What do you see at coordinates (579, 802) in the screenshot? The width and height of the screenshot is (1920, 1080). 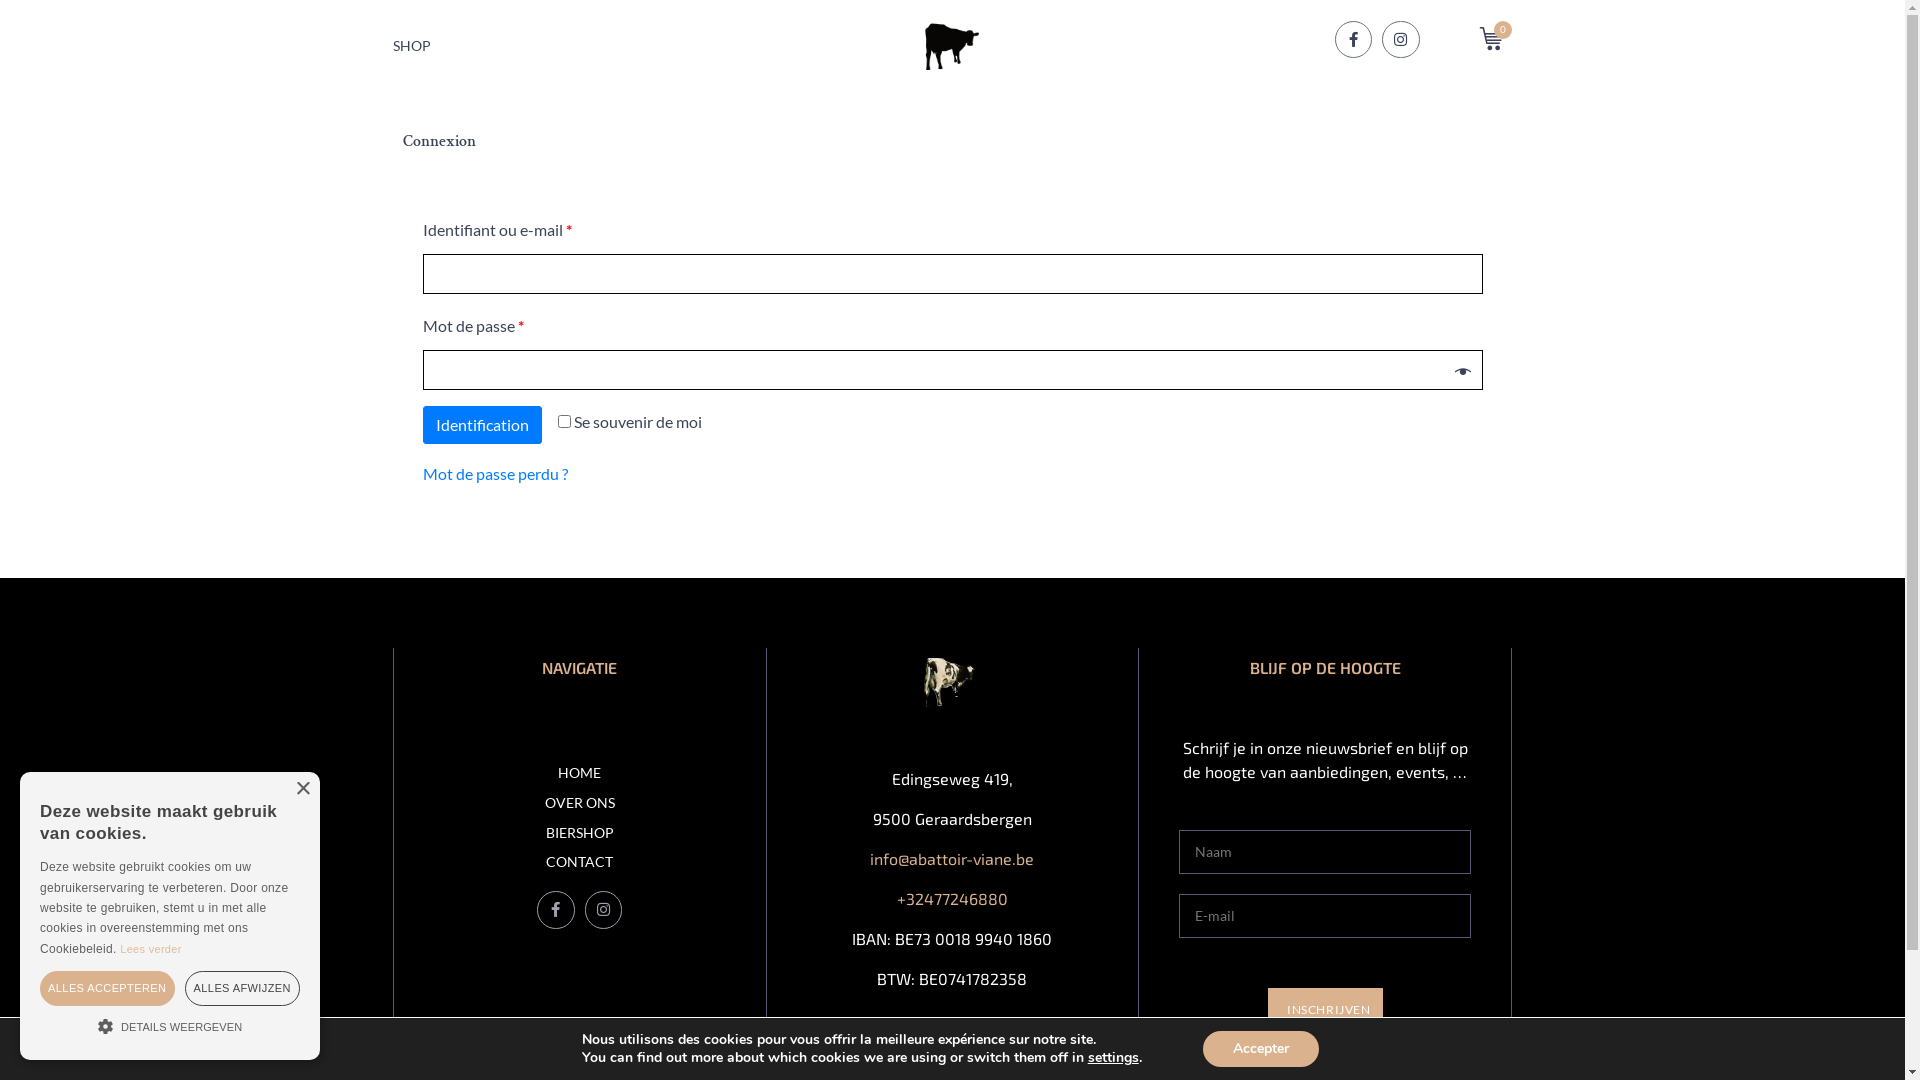 I see `'OVER ONS'` at bounding box center [579, 802].